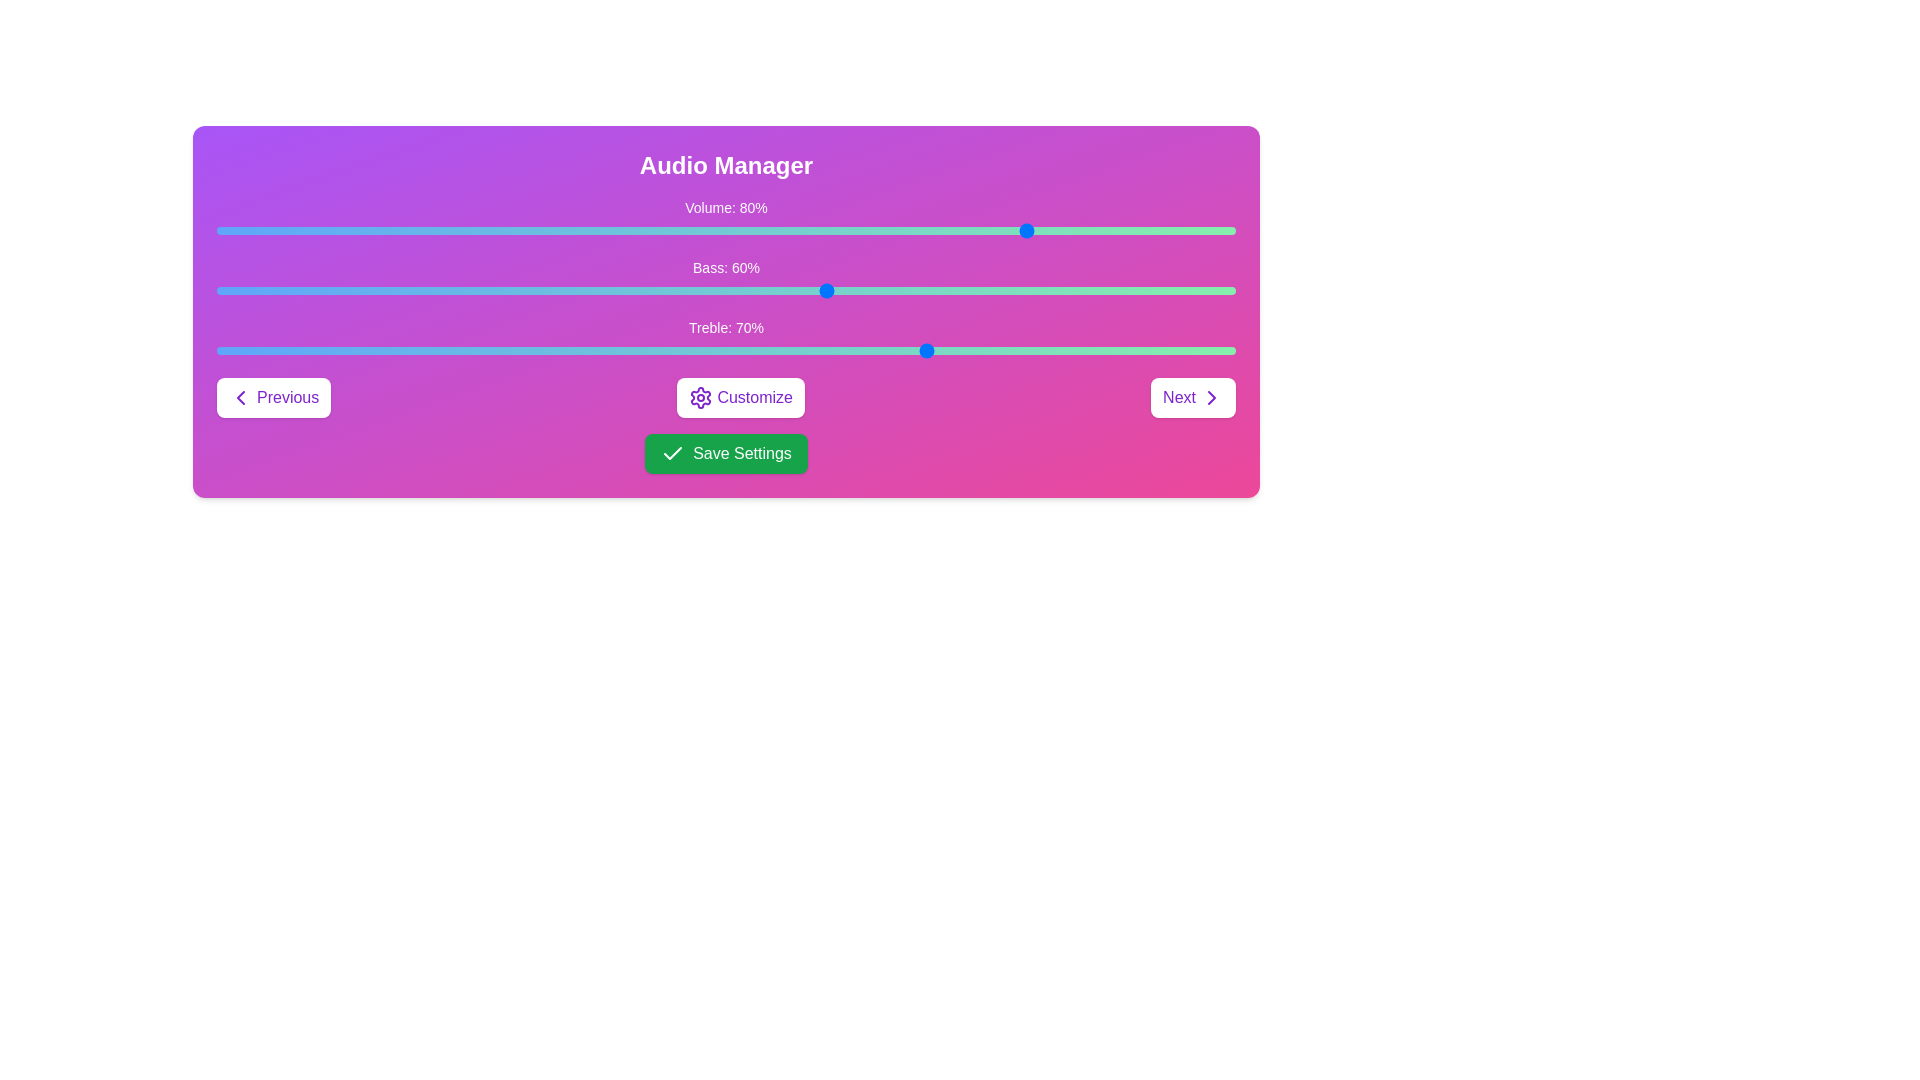 The height and width of the screenshot is (1080, 1920). What do you see at coordinates (665, 350) in the screenshot?
I see `treble` at bounding box center [665, 350].